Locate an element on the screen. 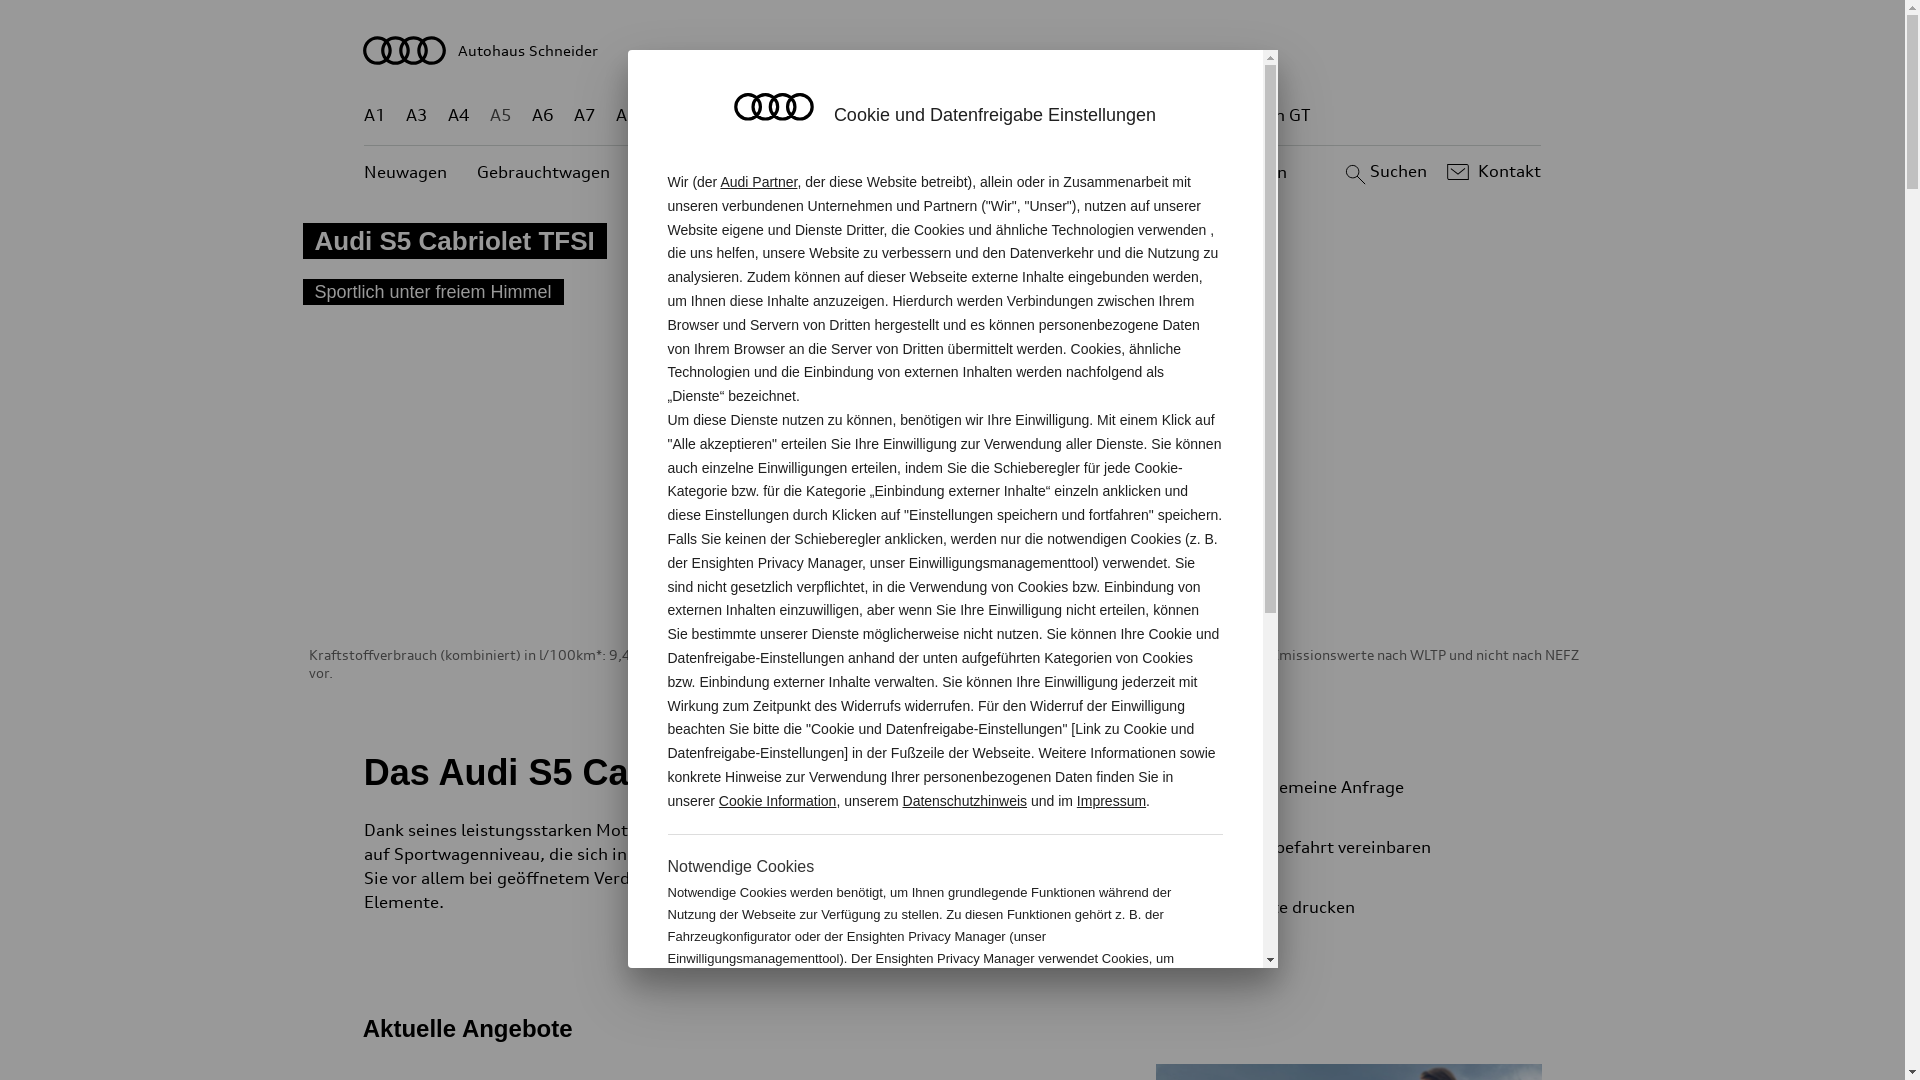 Image resolution: width=1920 pixels, height=1080 pixels. 'Probefahrt vereinbaren' is located at coordinates (1368, 847).